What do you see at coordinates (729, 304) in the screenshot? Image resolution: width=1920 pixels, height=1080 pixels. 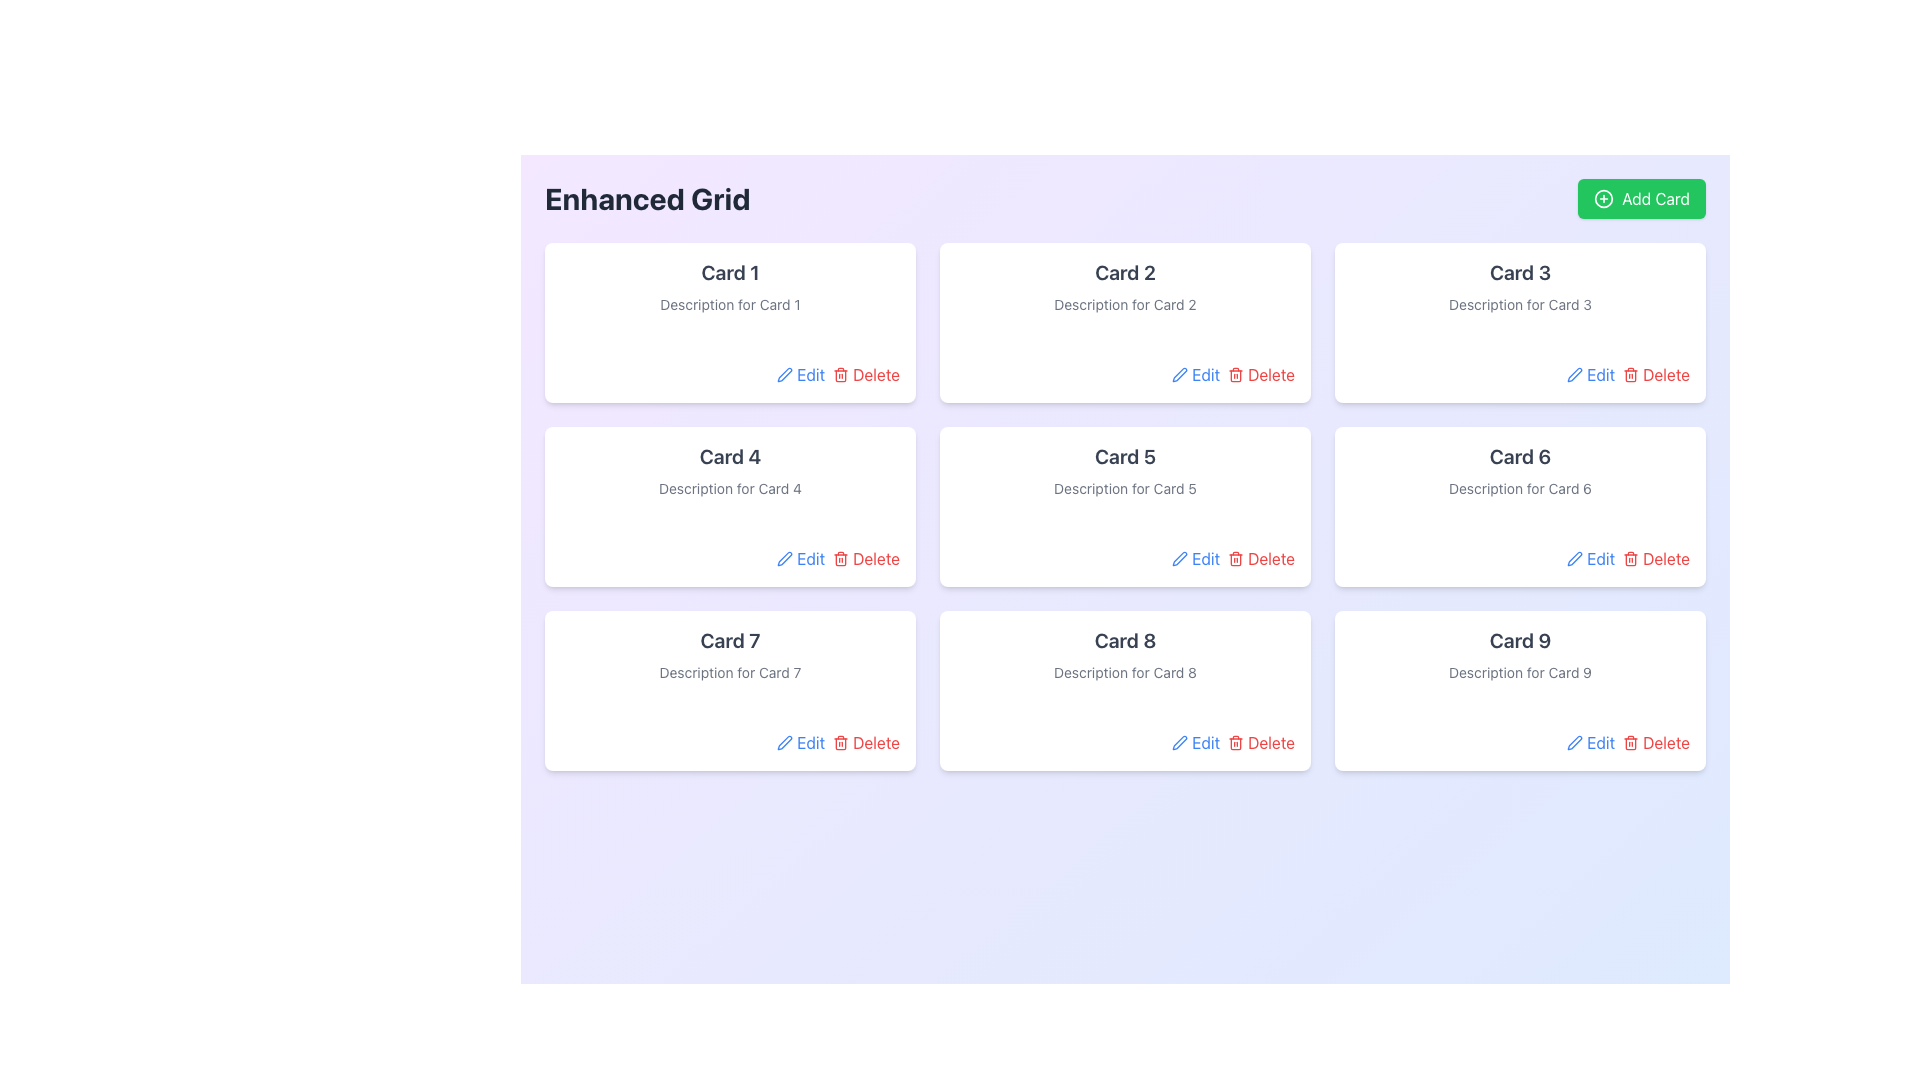 I see `the static text displaying 'Description for Card 1', which is styled with a smaller gray font and positioned below the header text 'Card 1' in the first card of a grid layout` at bounding box center [729, 304].